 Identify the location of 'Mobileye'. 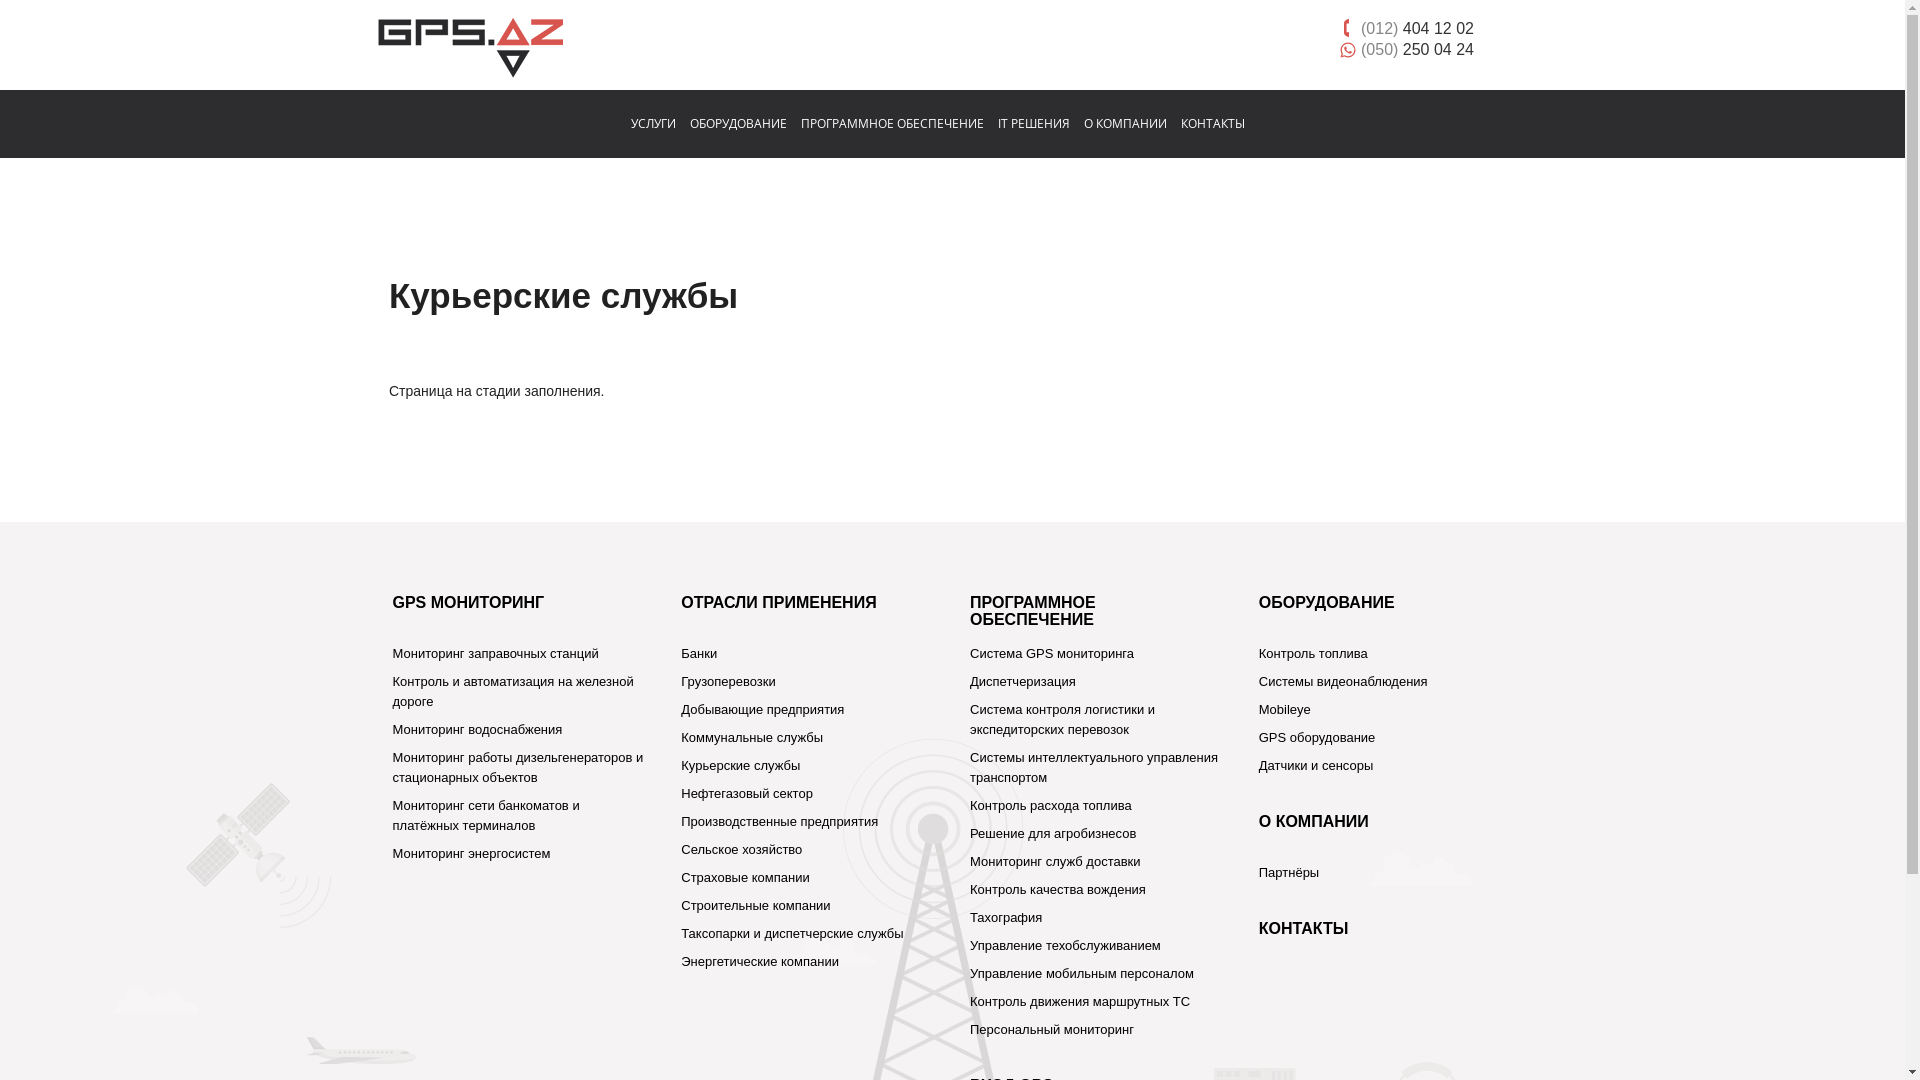
(1257, 708).